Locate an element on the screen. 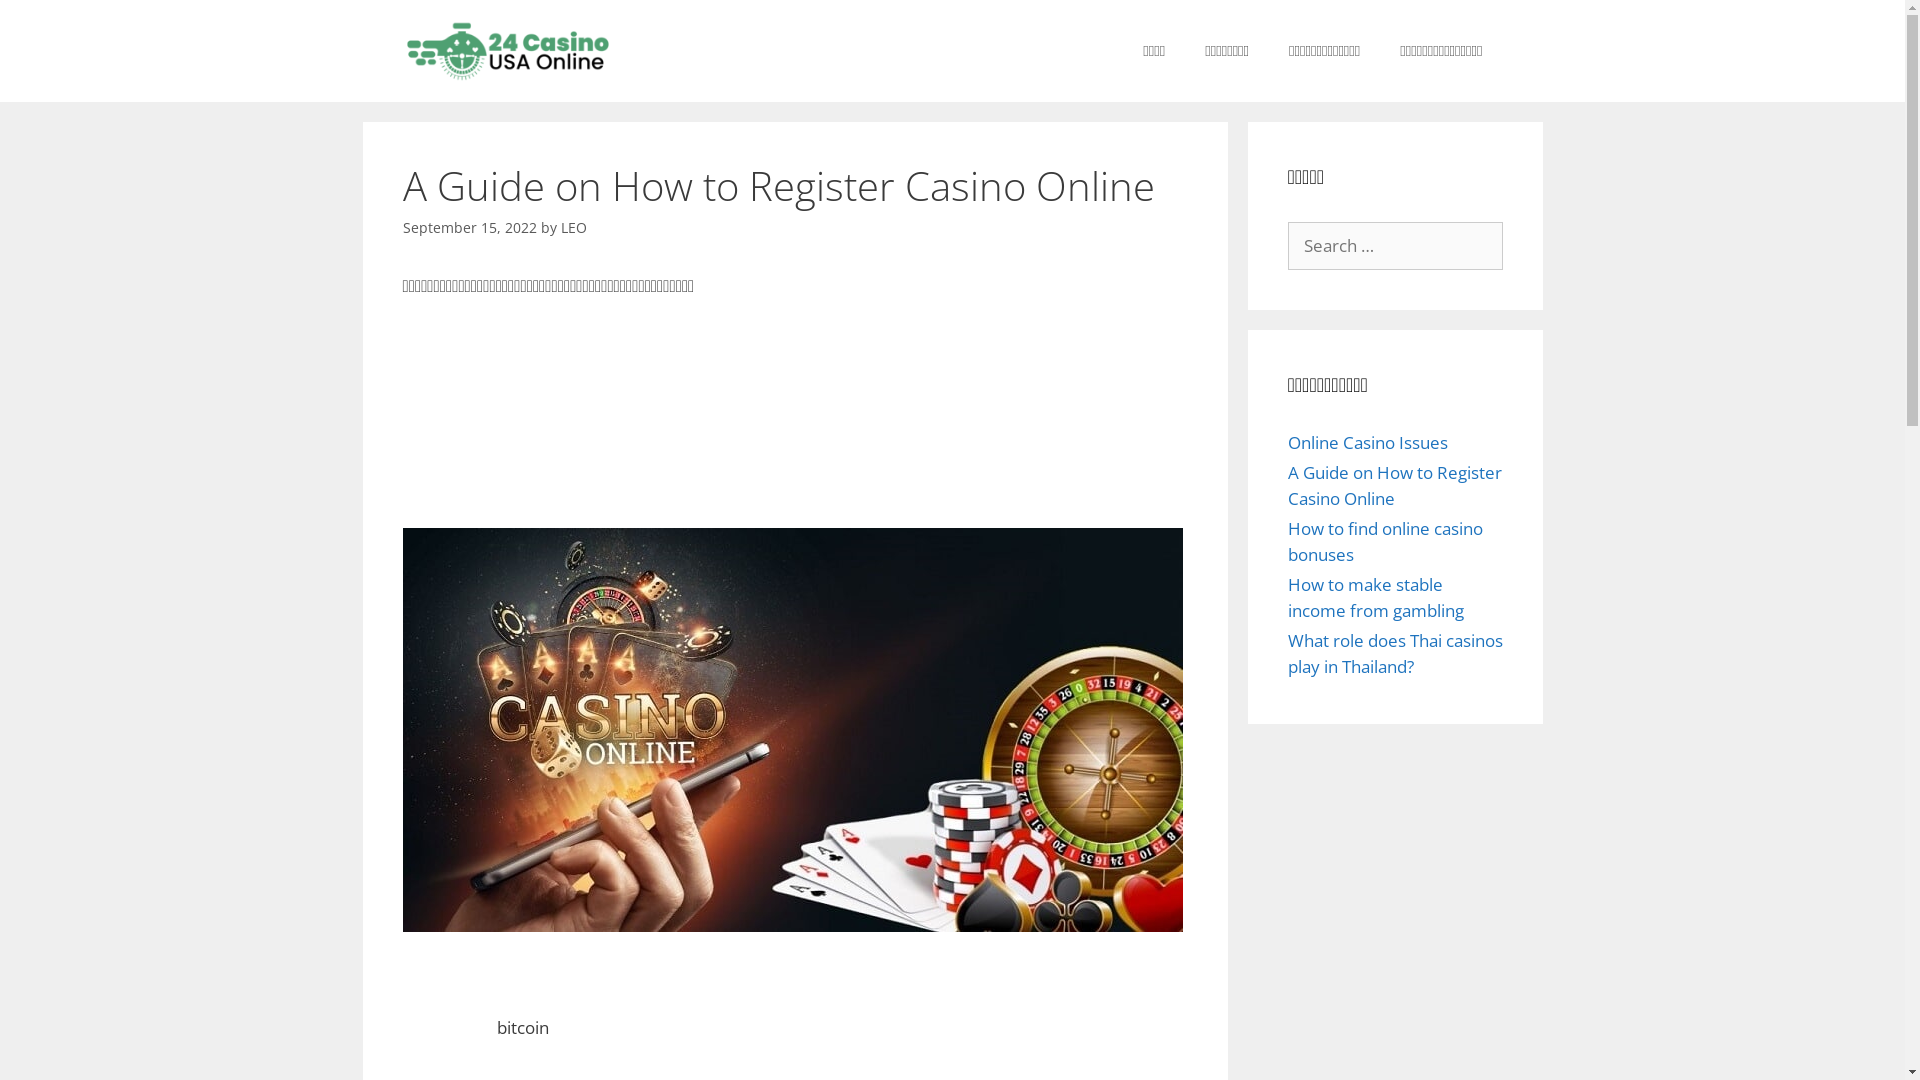  'How to make stable income from gambling' is located at coordinates (1375, 596).